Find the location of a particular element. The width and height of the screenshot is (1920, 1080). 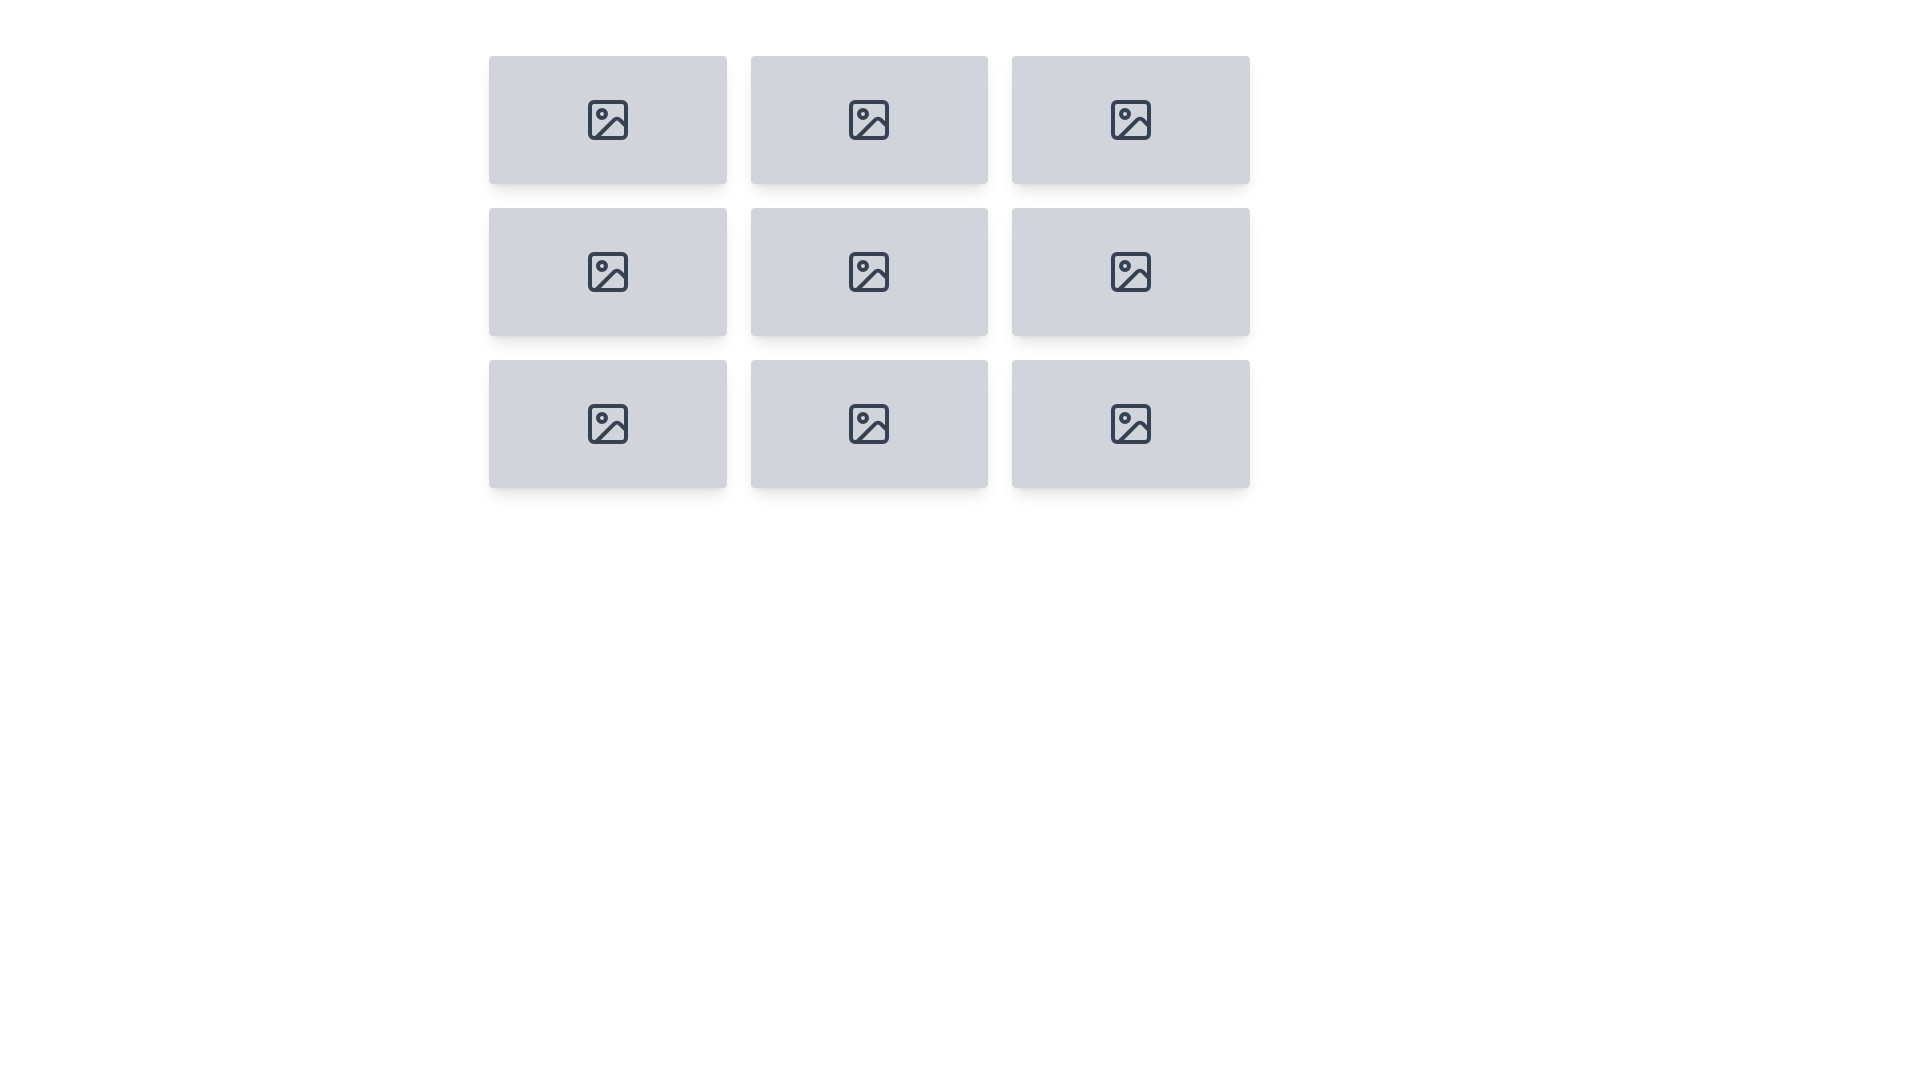

the image placeholder icon located in the middle row and middle column of a 3x3 grid layout is located at coordinates (869, 272).